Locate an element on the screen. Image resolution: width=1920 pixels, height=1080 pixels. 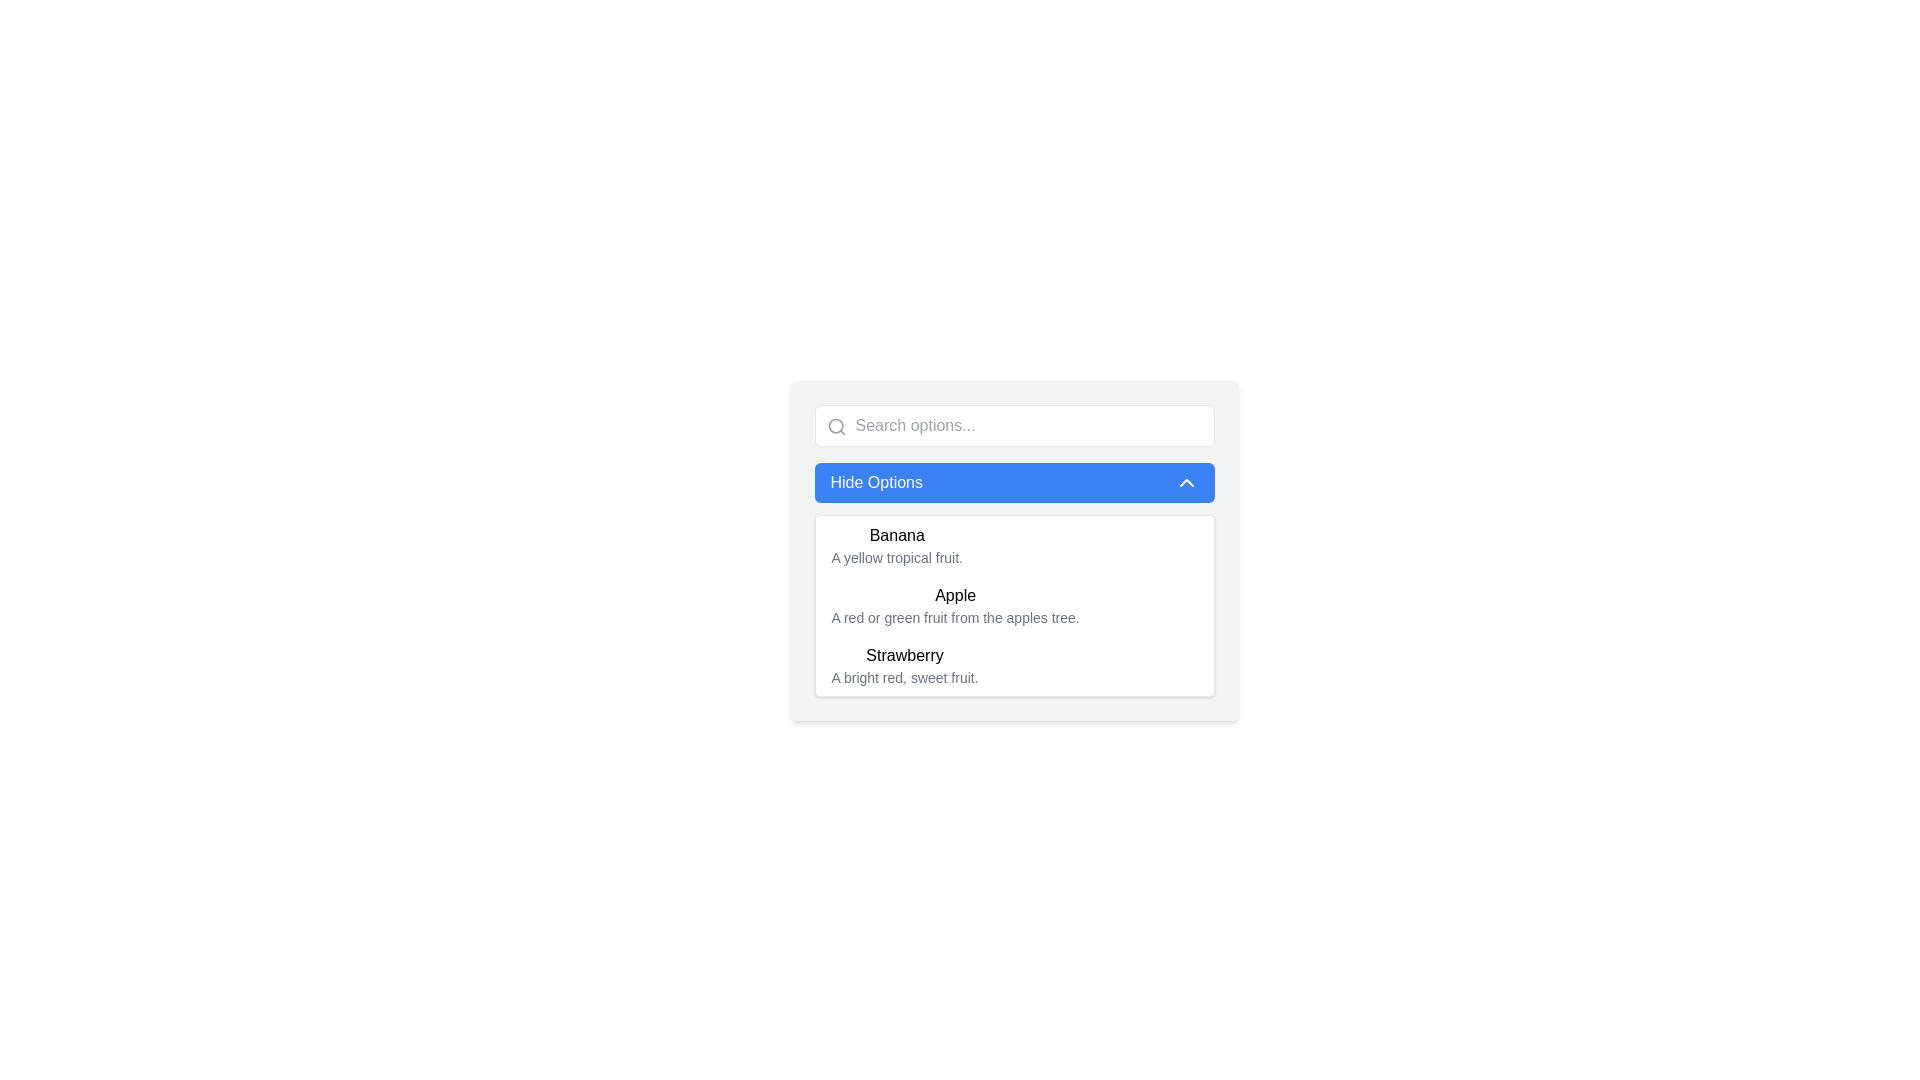
the magnifying glass icon, which is a gray search icon located at the top-left corner inside the text input field is located at coordinates (836, 426).